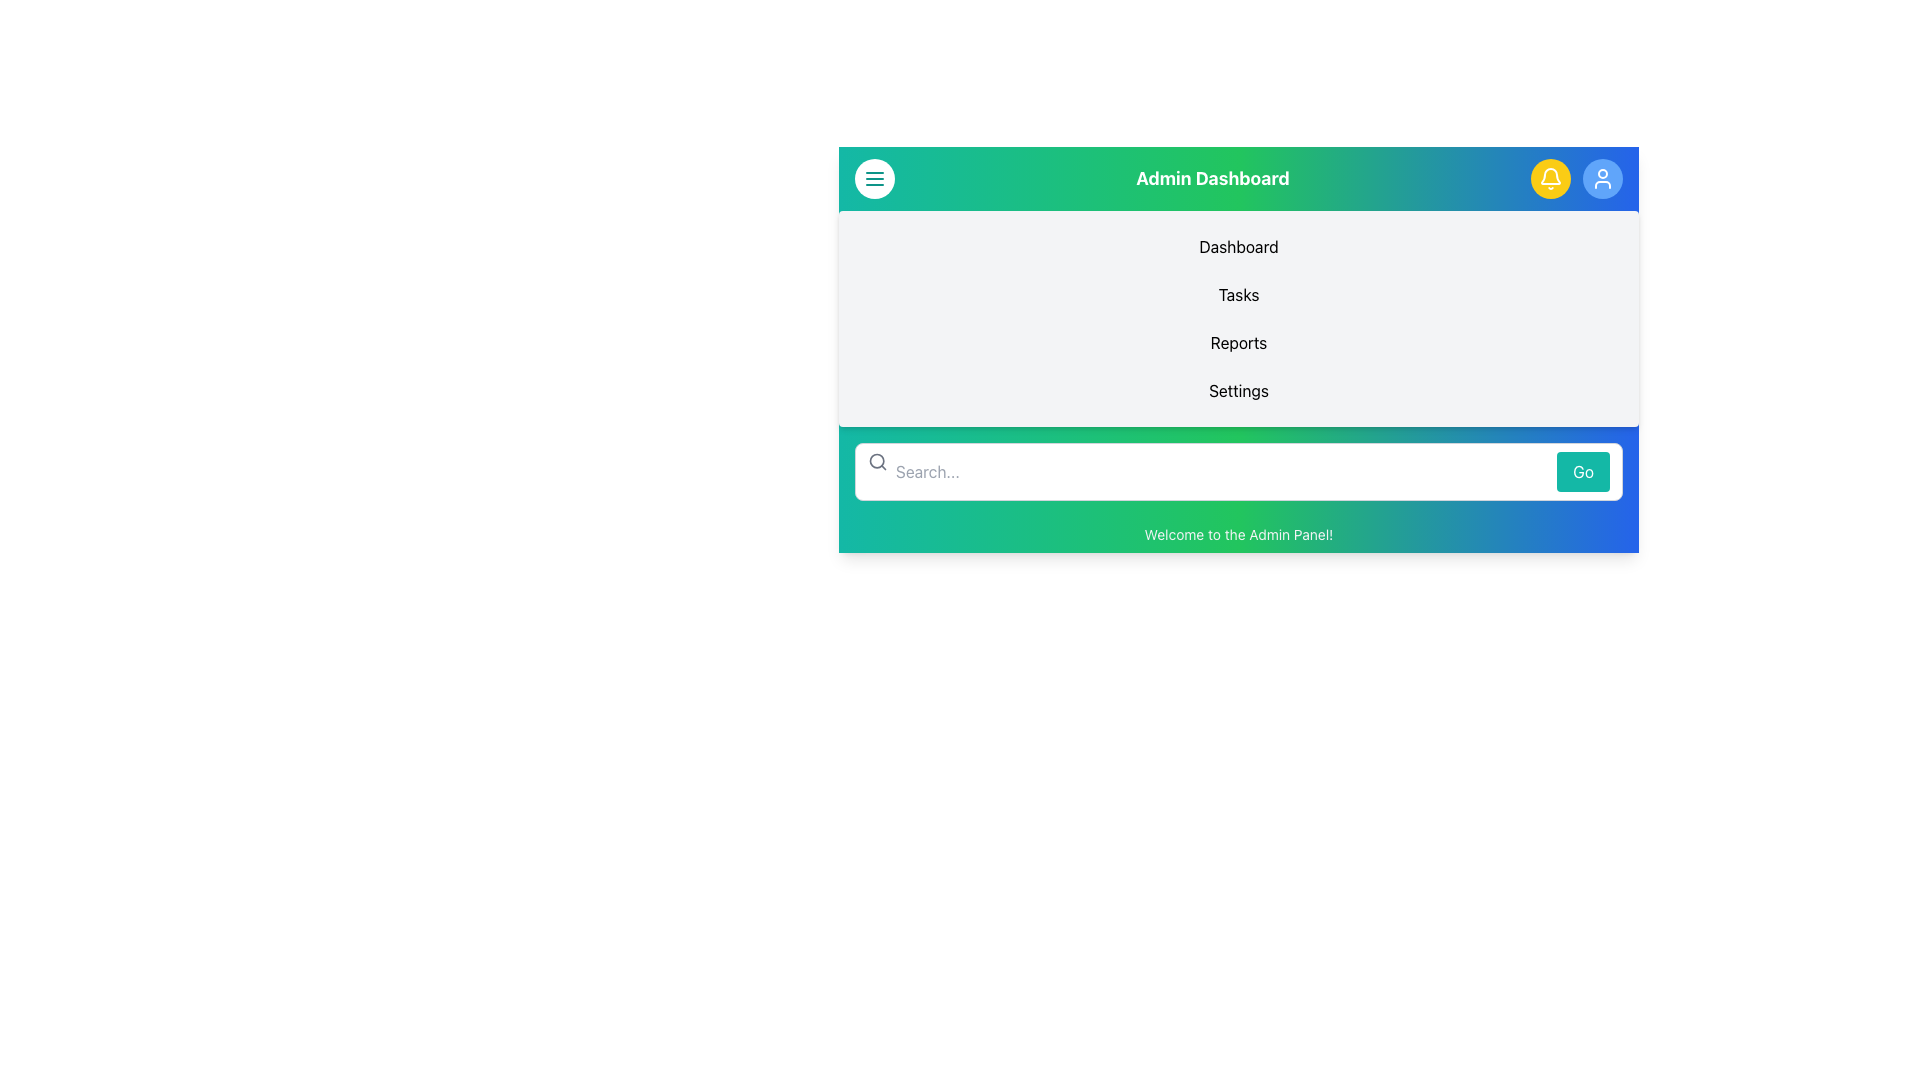 The image size is (1920, 1080). Describe the element at coordinates (1237, 390) in the screenshot. I see `the 'Settings' button-like text menu item, which is styled with a round-edge rectangle background and is the last item in a vertical menu` at that location.